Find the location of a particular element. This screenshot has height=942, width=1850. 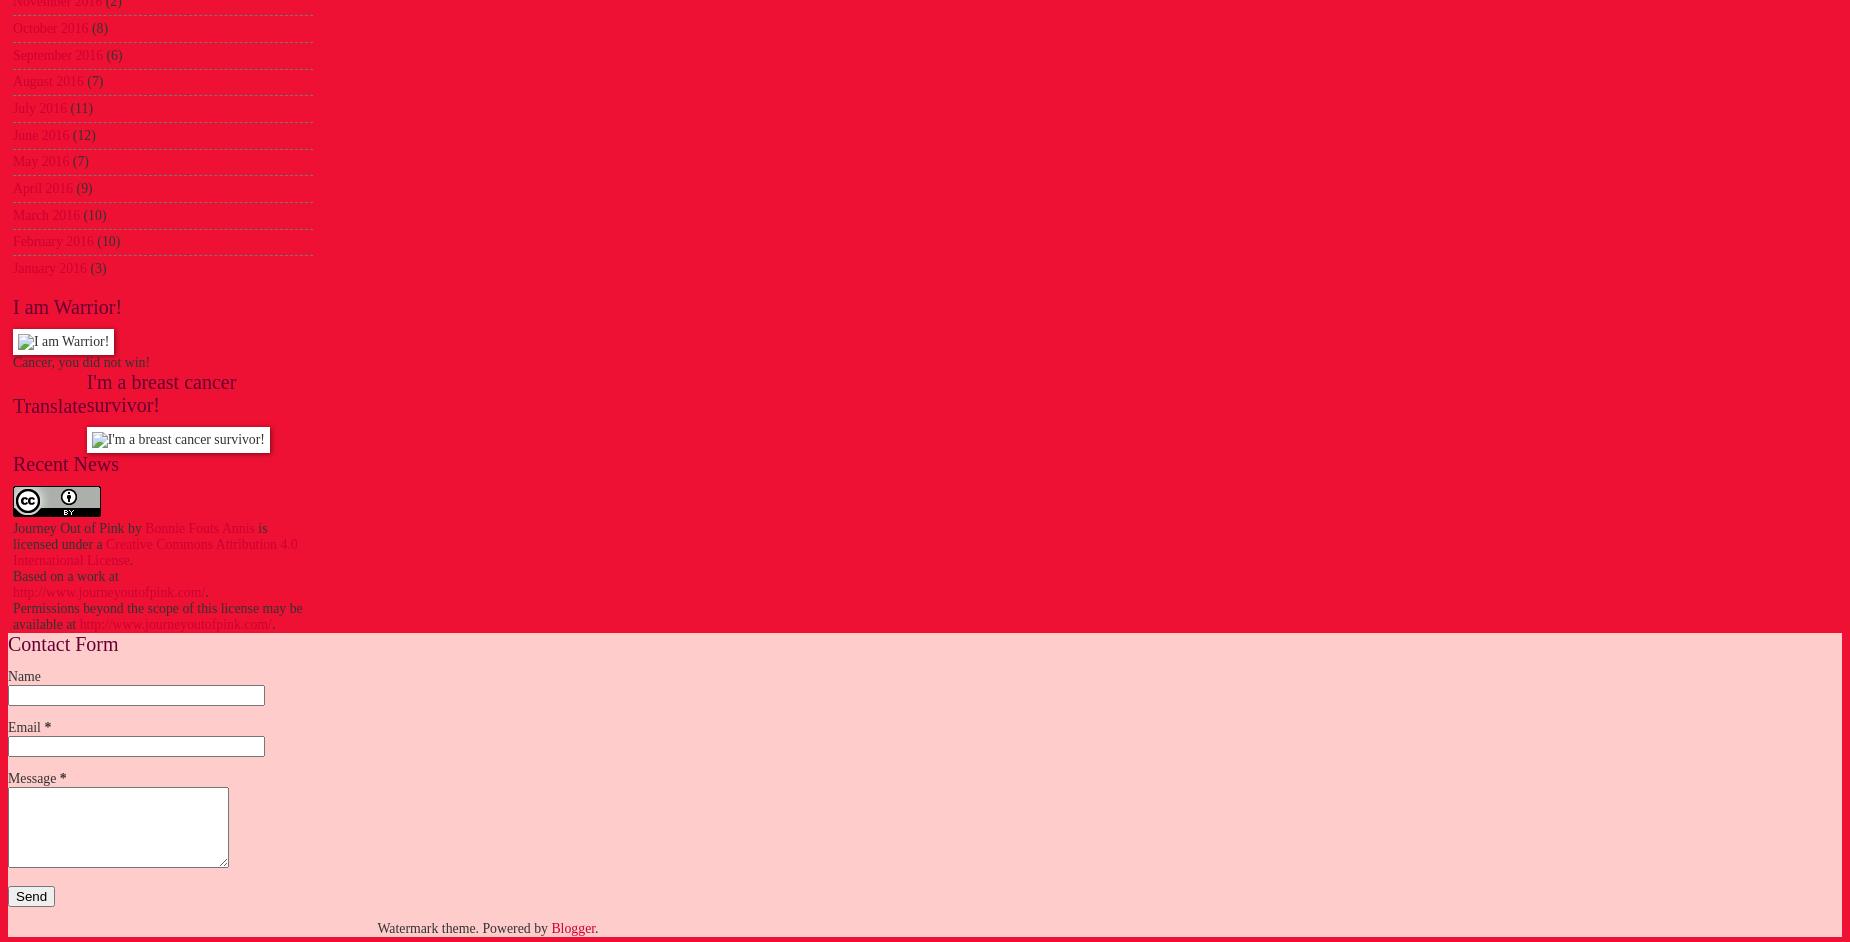

'April 2016' is located at coordinates (41, 187).